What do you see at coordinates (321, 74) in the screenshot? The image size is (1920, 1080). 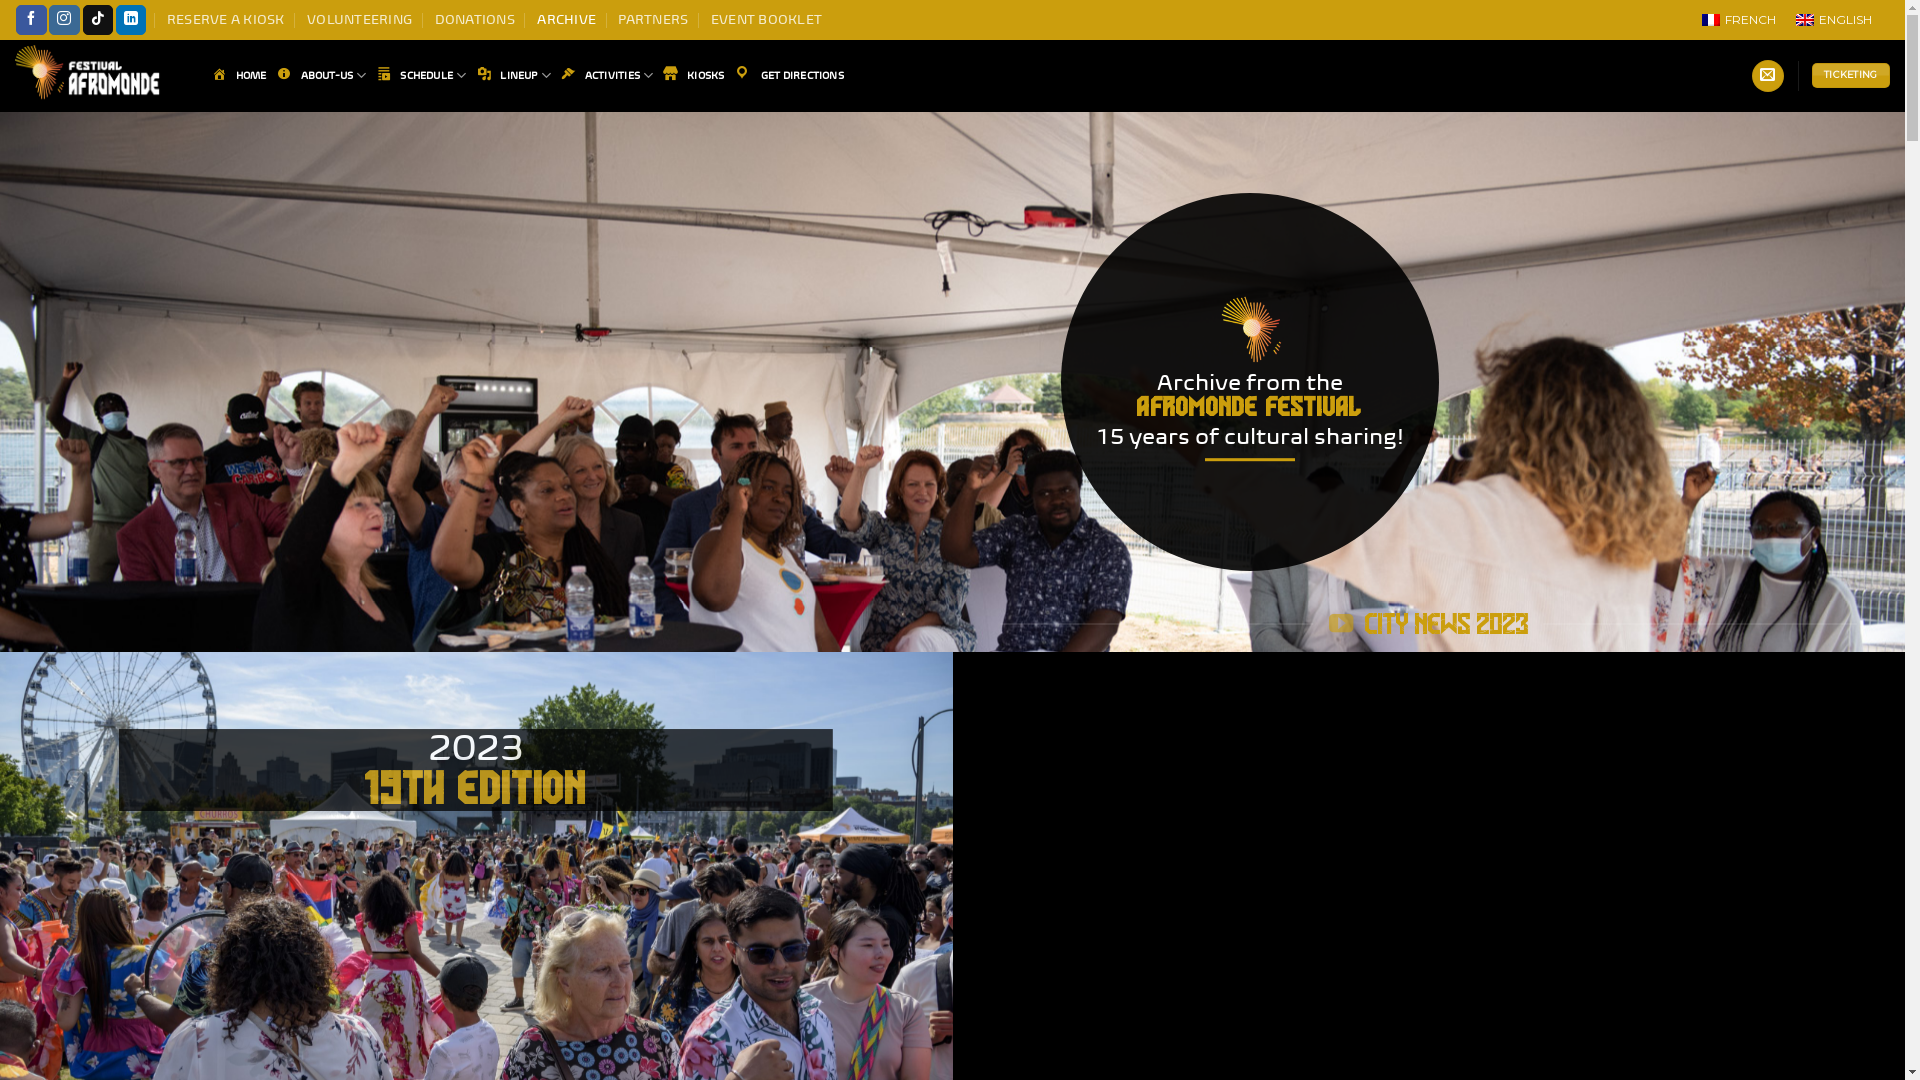 I see `'ABOUT-US'` at bounding box center [321, 74].